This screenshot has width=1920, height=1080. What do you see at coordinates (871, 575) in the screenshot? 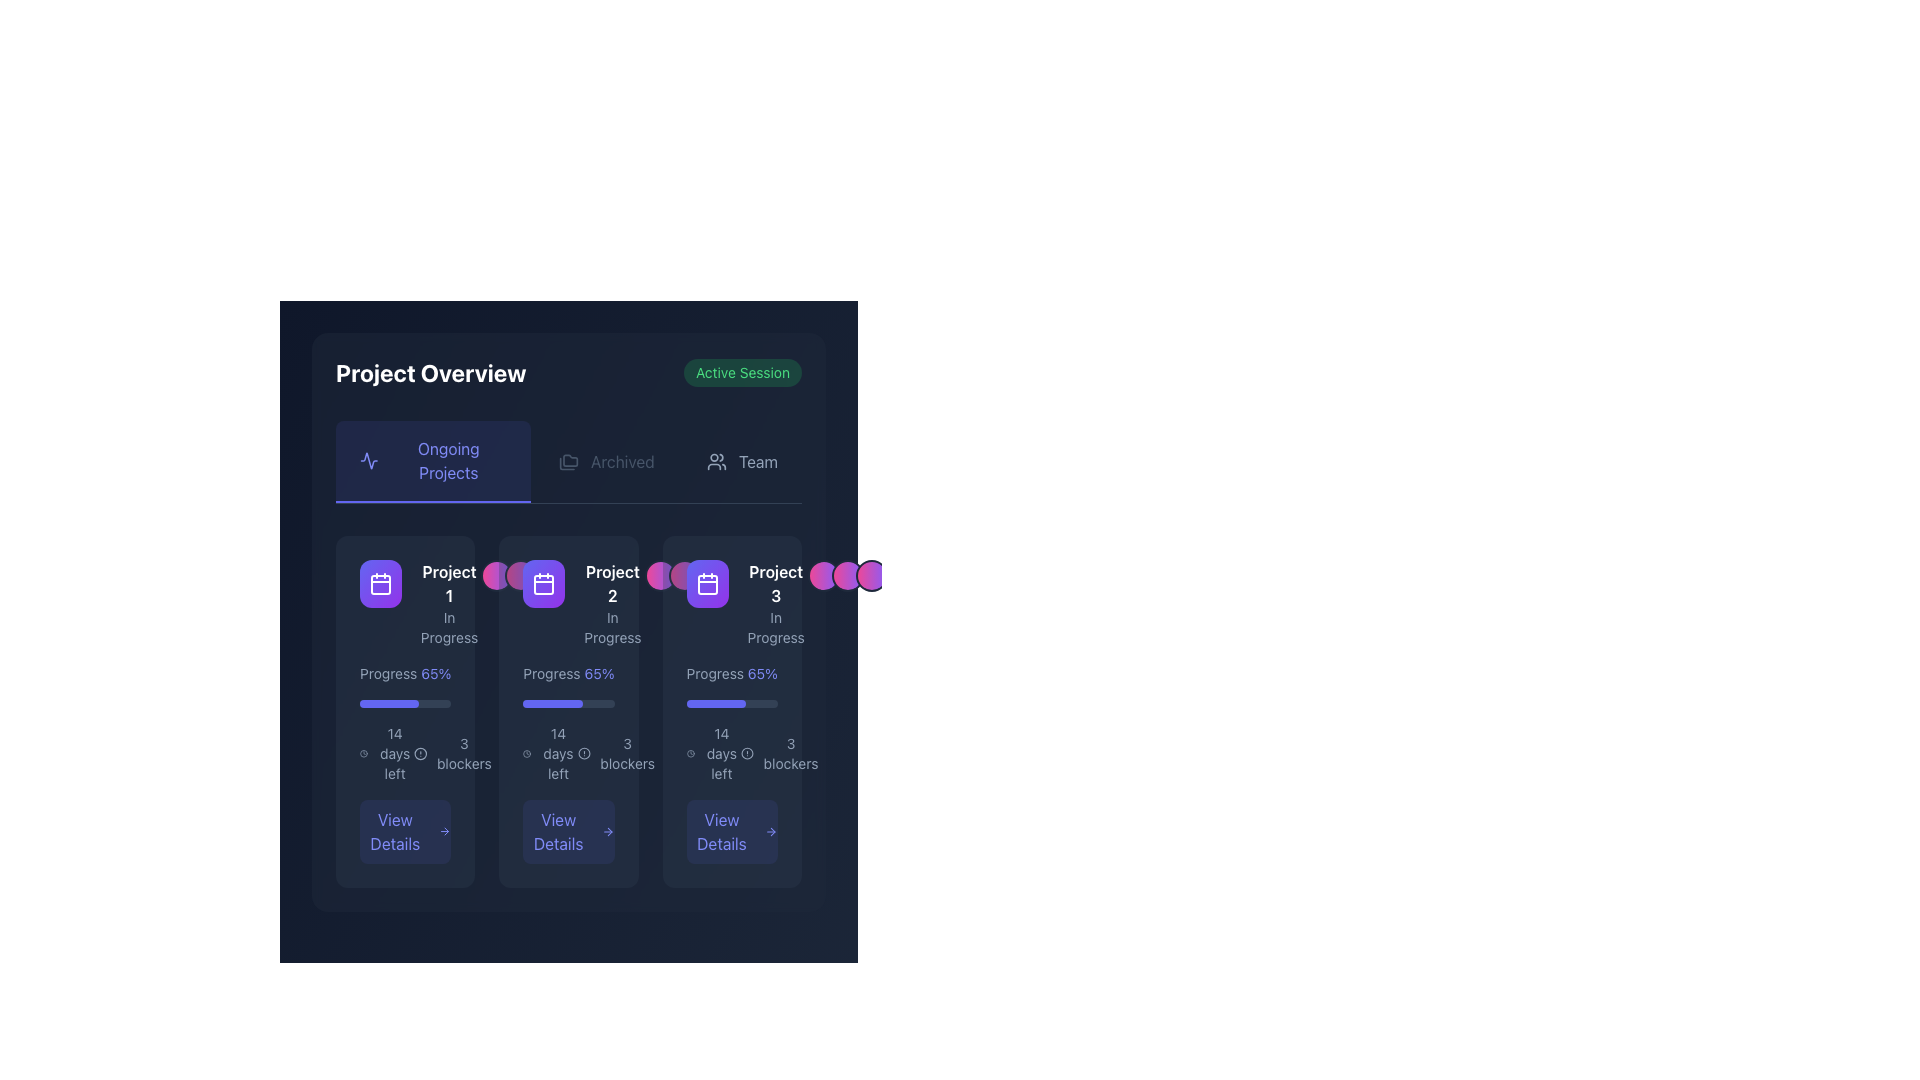
I see `the third circular UI component with a gradient background transitioning from pink to violet, located below the header 'Project 3'` at bounding box center [871, 575].